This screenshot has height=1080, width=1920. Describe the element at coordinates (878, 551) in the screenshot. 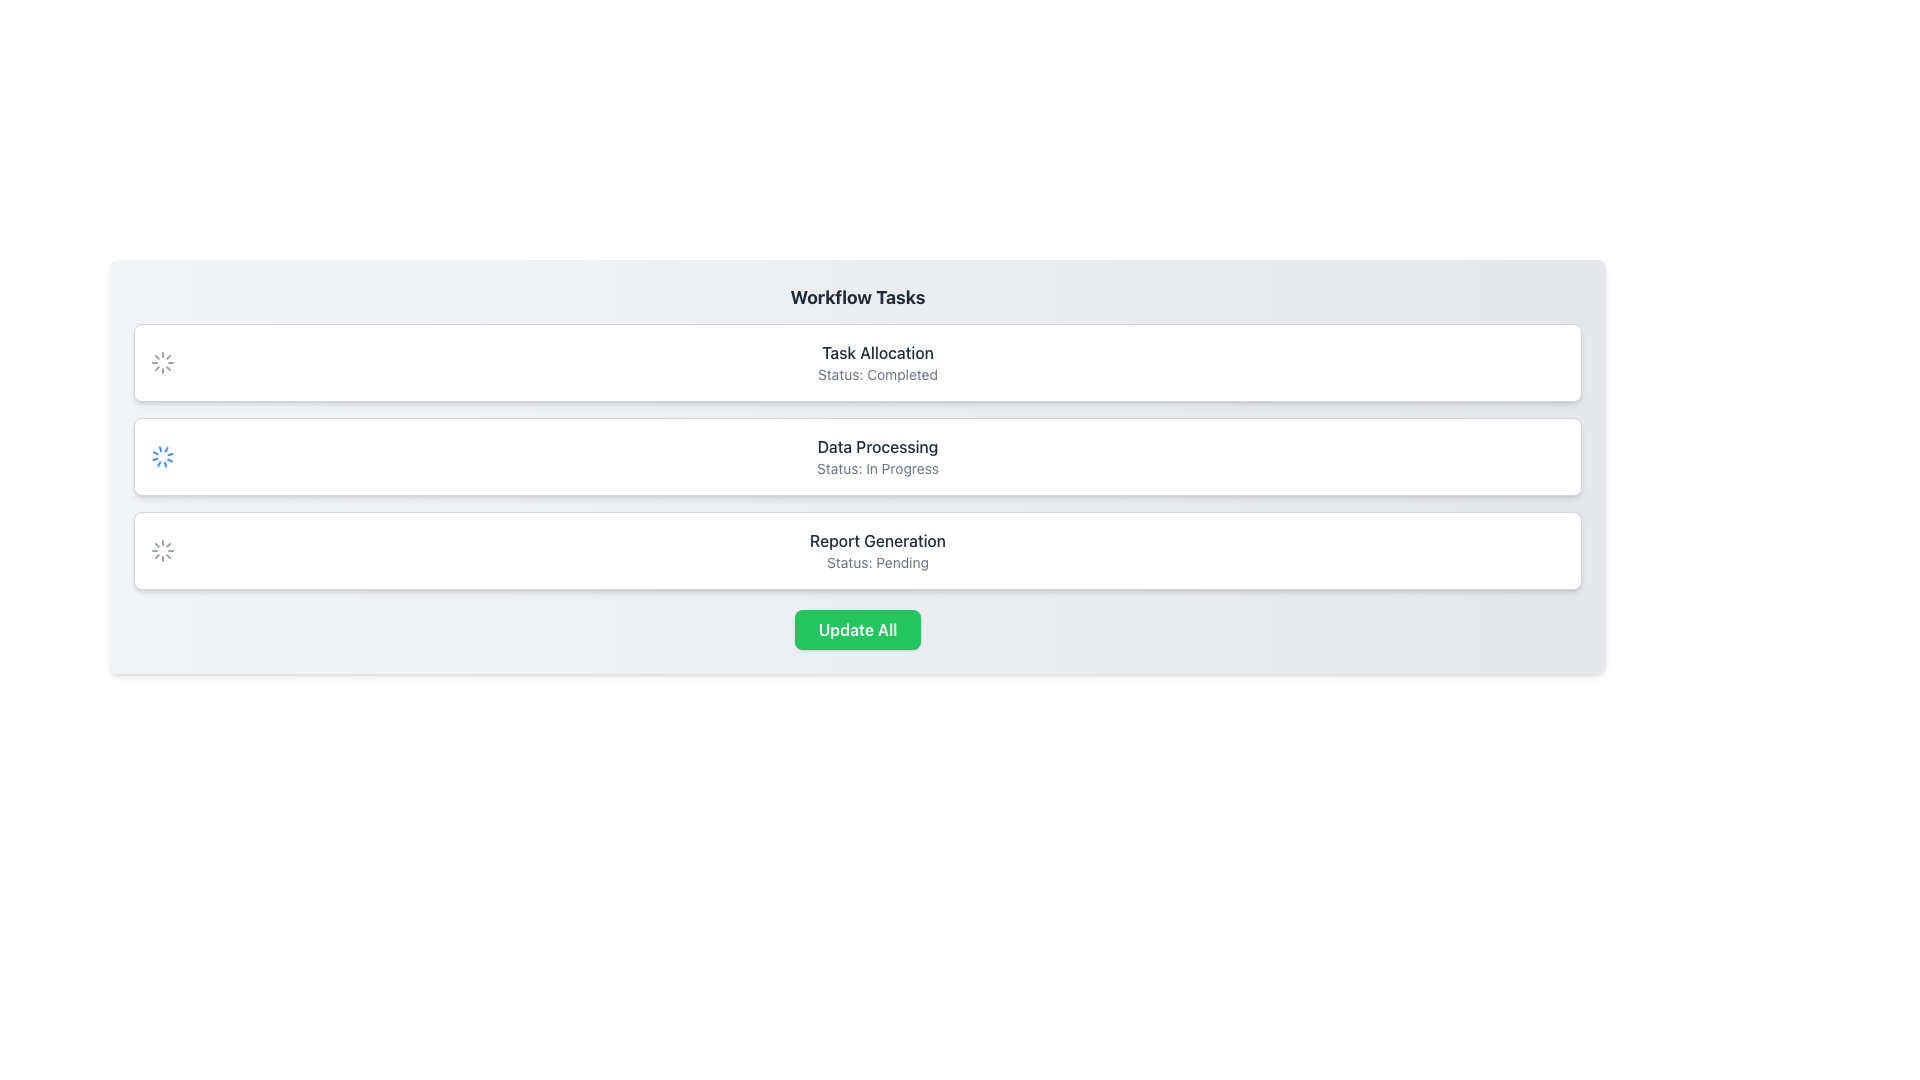

I see `the status indicator text display for the 'Report Generation' task, which currently shows 'Pending', located in the third card under the 'Workflow Tasks' header` at that location.